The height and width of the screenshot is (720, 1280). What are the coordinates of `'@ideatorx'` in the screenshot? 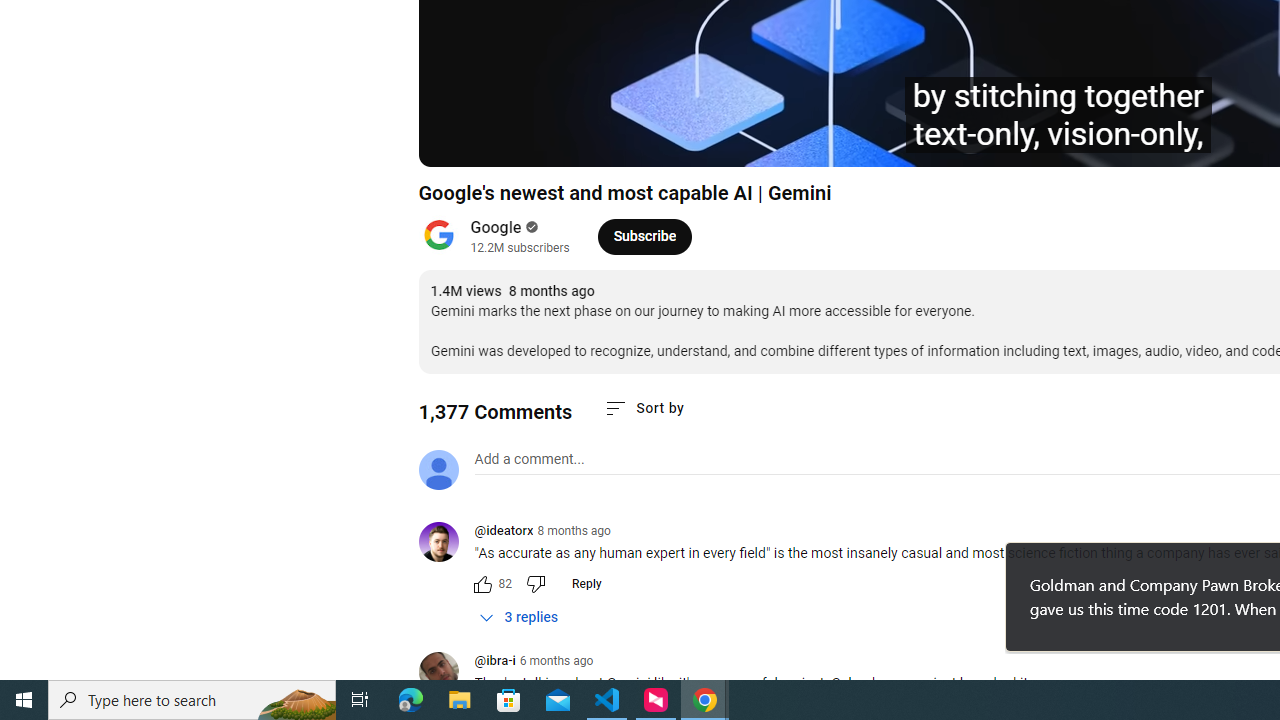 It's located at (503, 531).